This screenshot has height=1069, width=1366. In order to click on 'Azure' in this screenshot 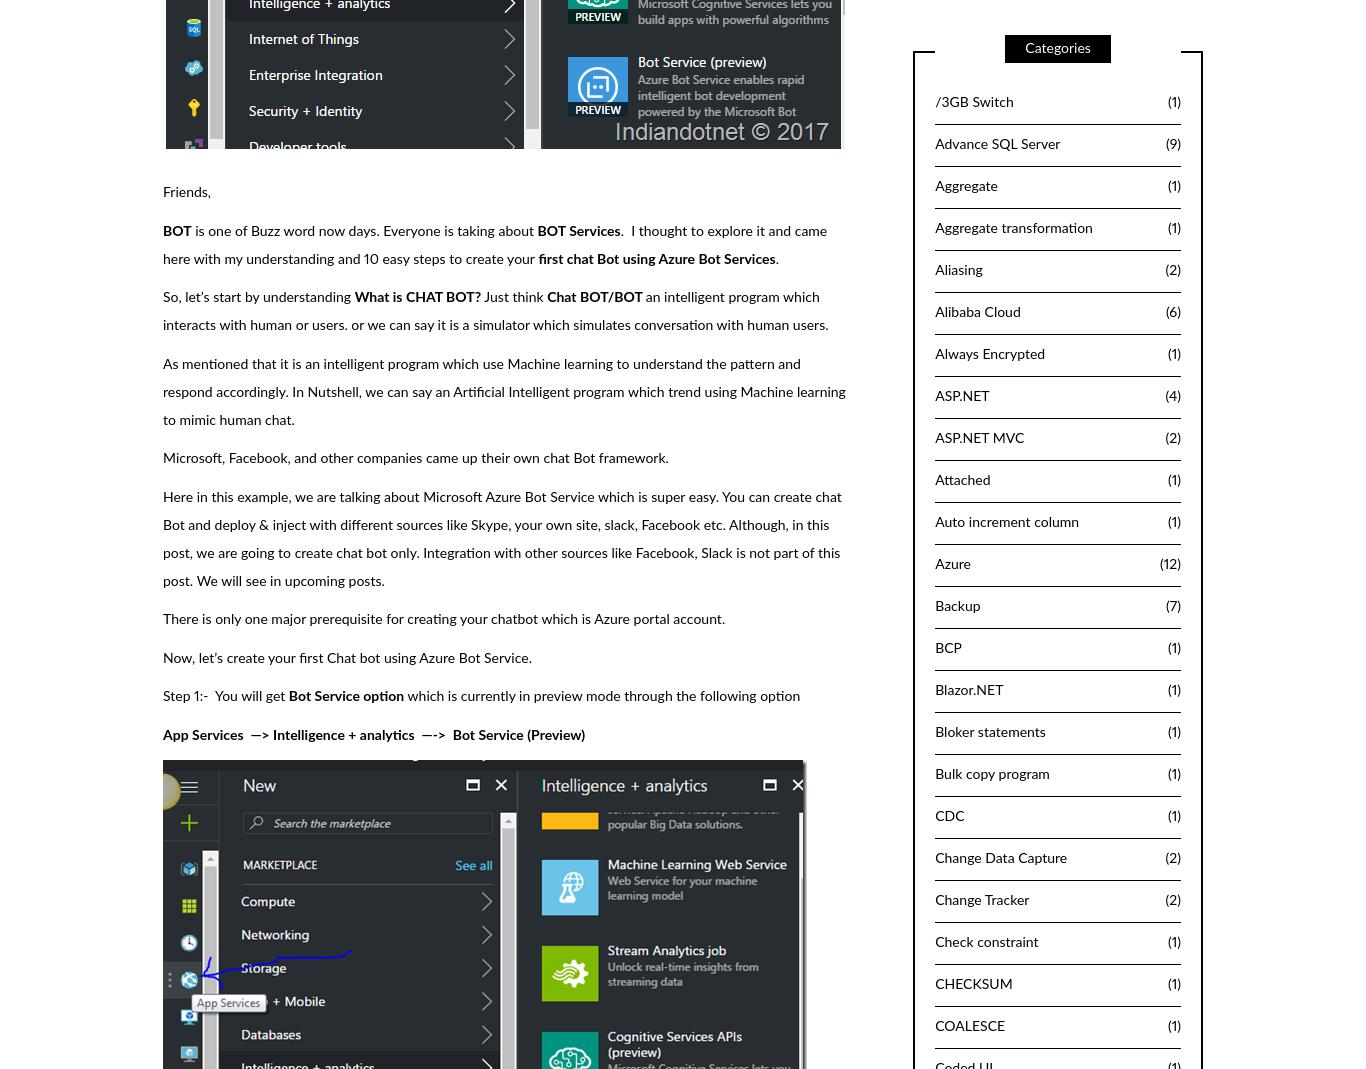, I will do `click(953, 564)`.